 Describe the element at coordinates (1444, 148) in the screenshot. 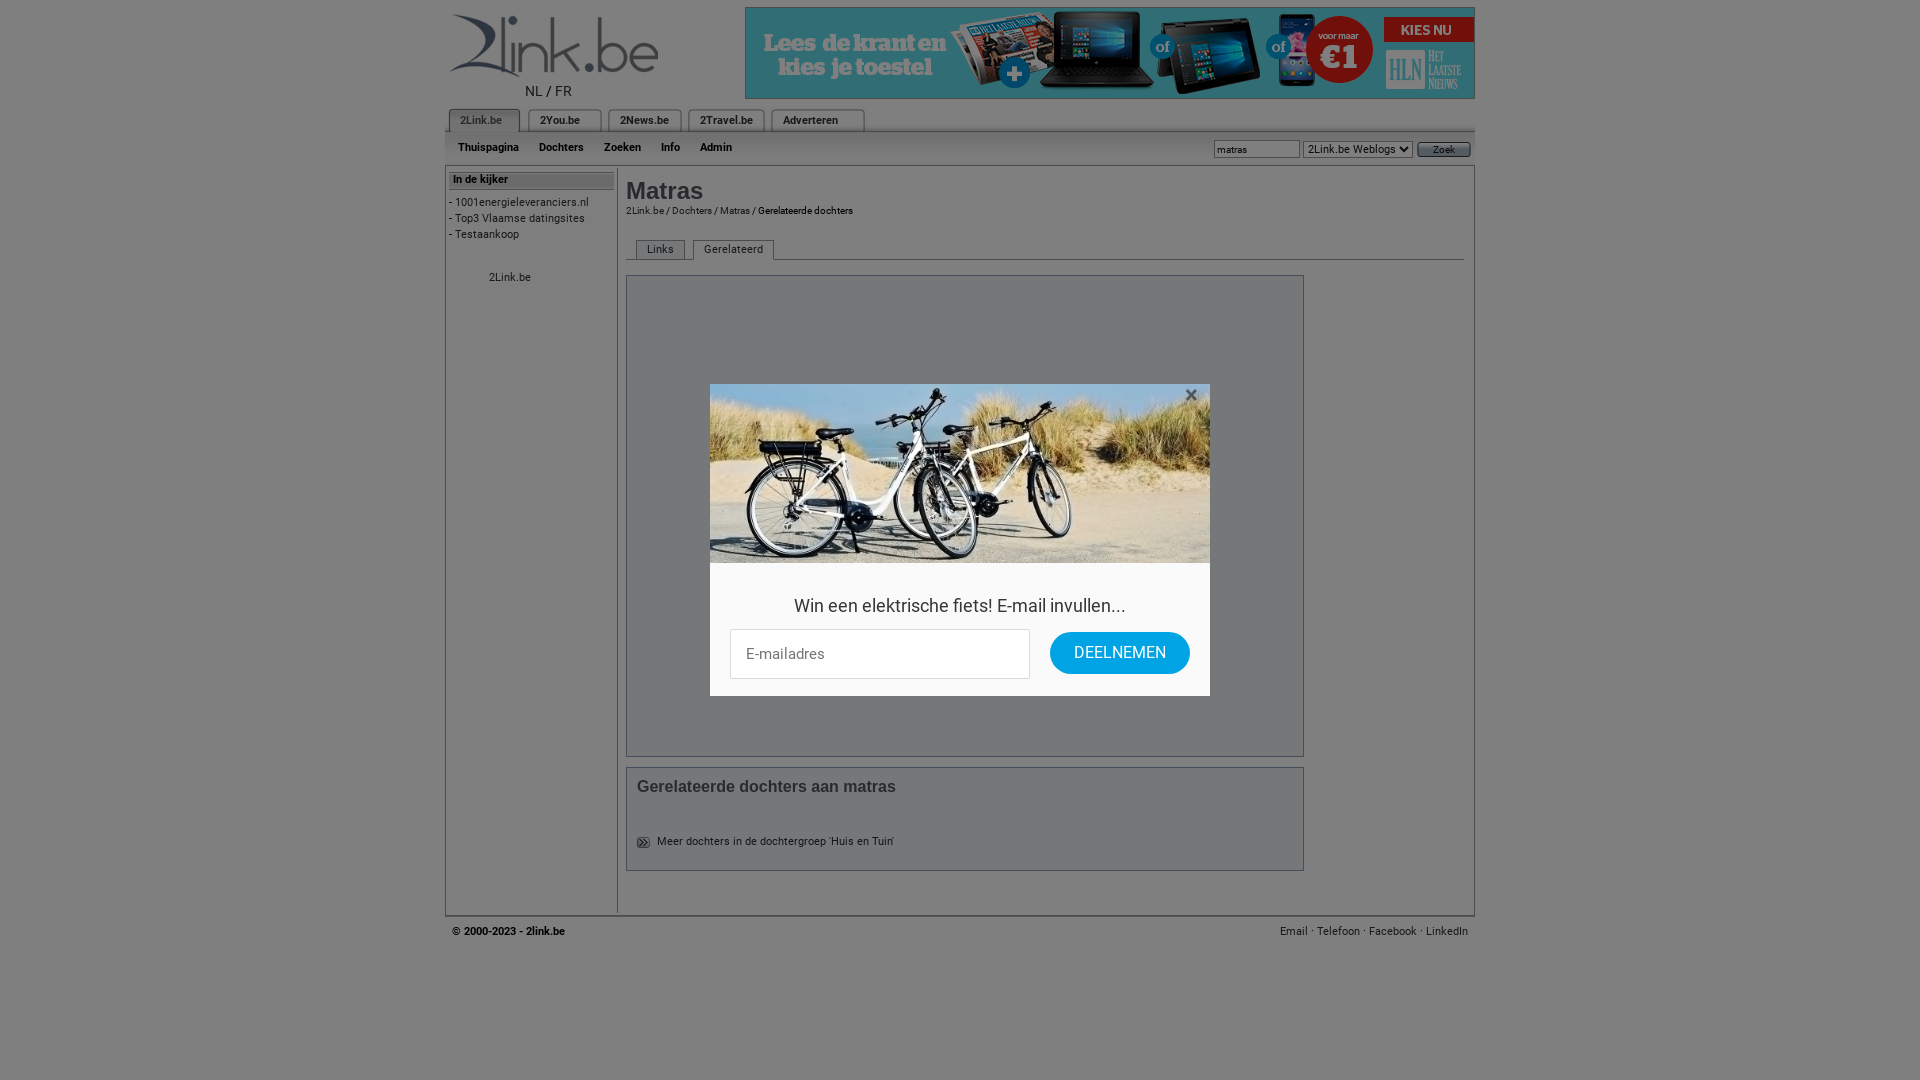

I see `'Zoek'` at that location.